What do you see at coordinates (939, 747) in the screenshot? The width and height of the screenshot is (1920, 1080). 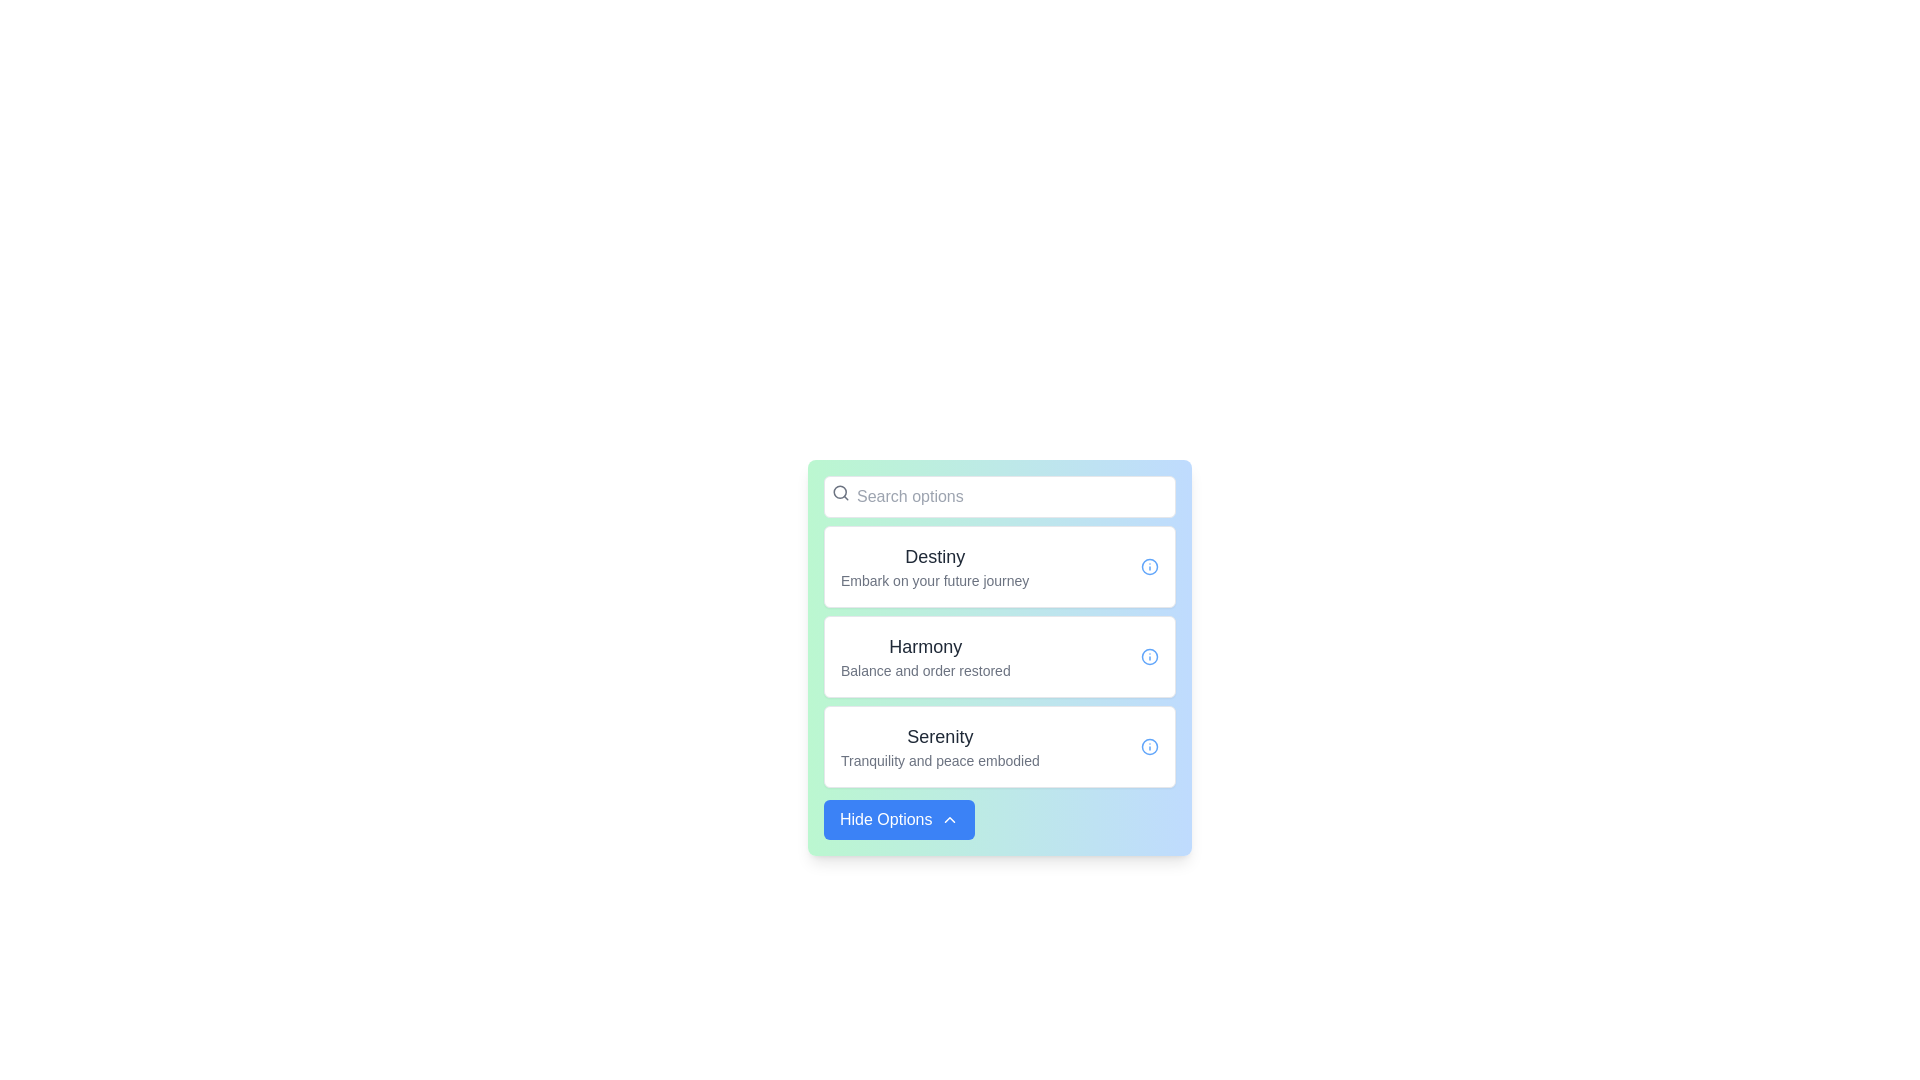 I see `the 'Serenity' text block, which displays information about the option, located in the third box of selection options, between 'Harmony' and the 'Hide Options' button` at bounding box center [939, 747].